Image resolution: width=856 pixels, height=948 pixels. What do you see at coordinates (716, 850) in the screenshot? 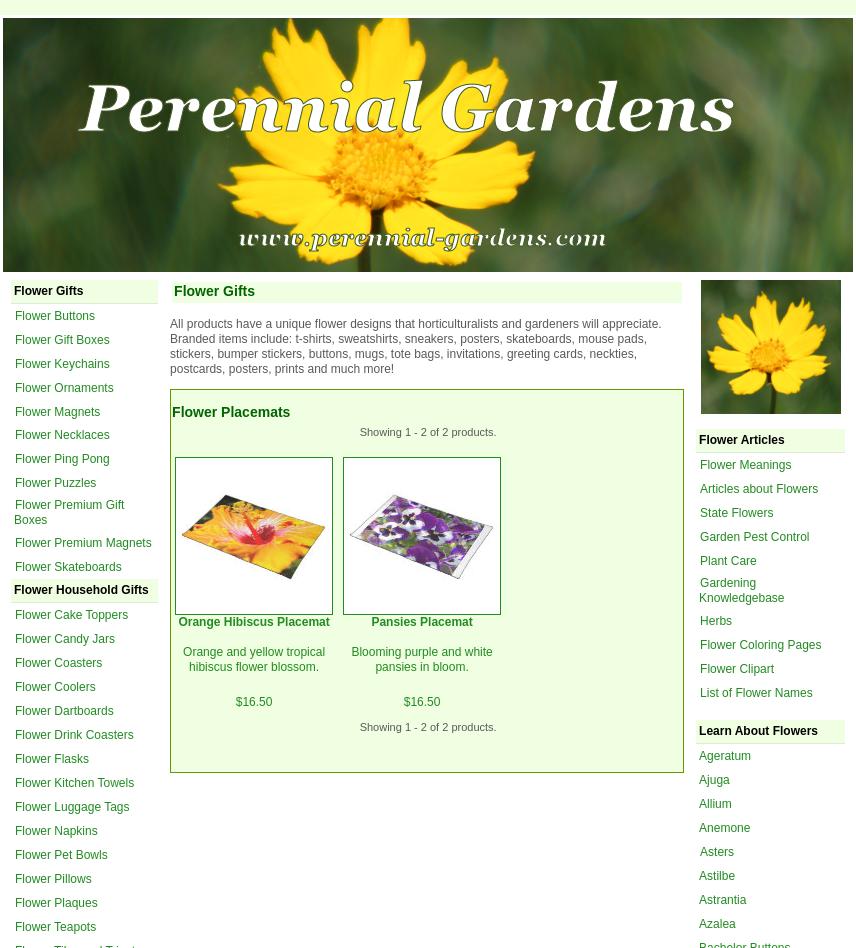
I see `'Asters'` at bounding box center [716, 850].